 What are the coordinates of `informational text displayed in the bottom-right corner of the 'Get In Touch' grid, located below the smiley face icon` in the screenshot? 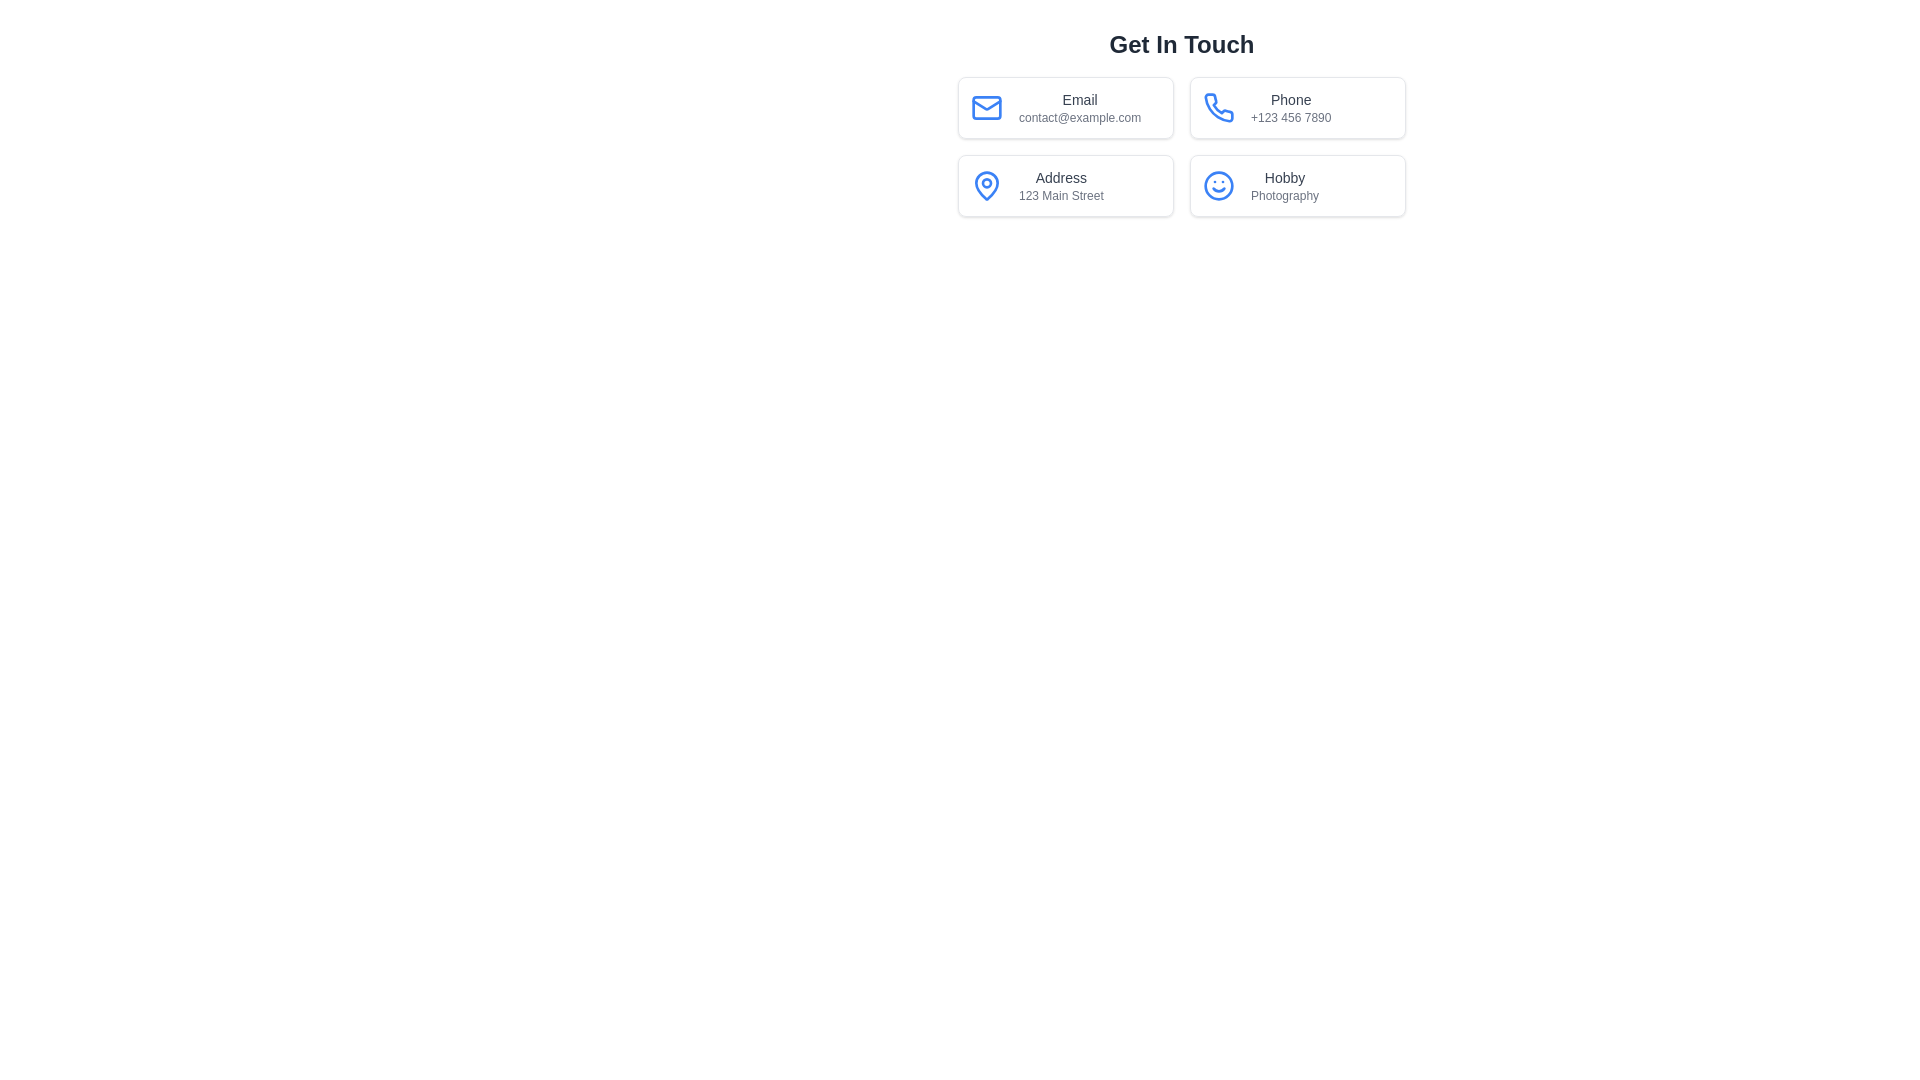 It's located at (1285, 185).